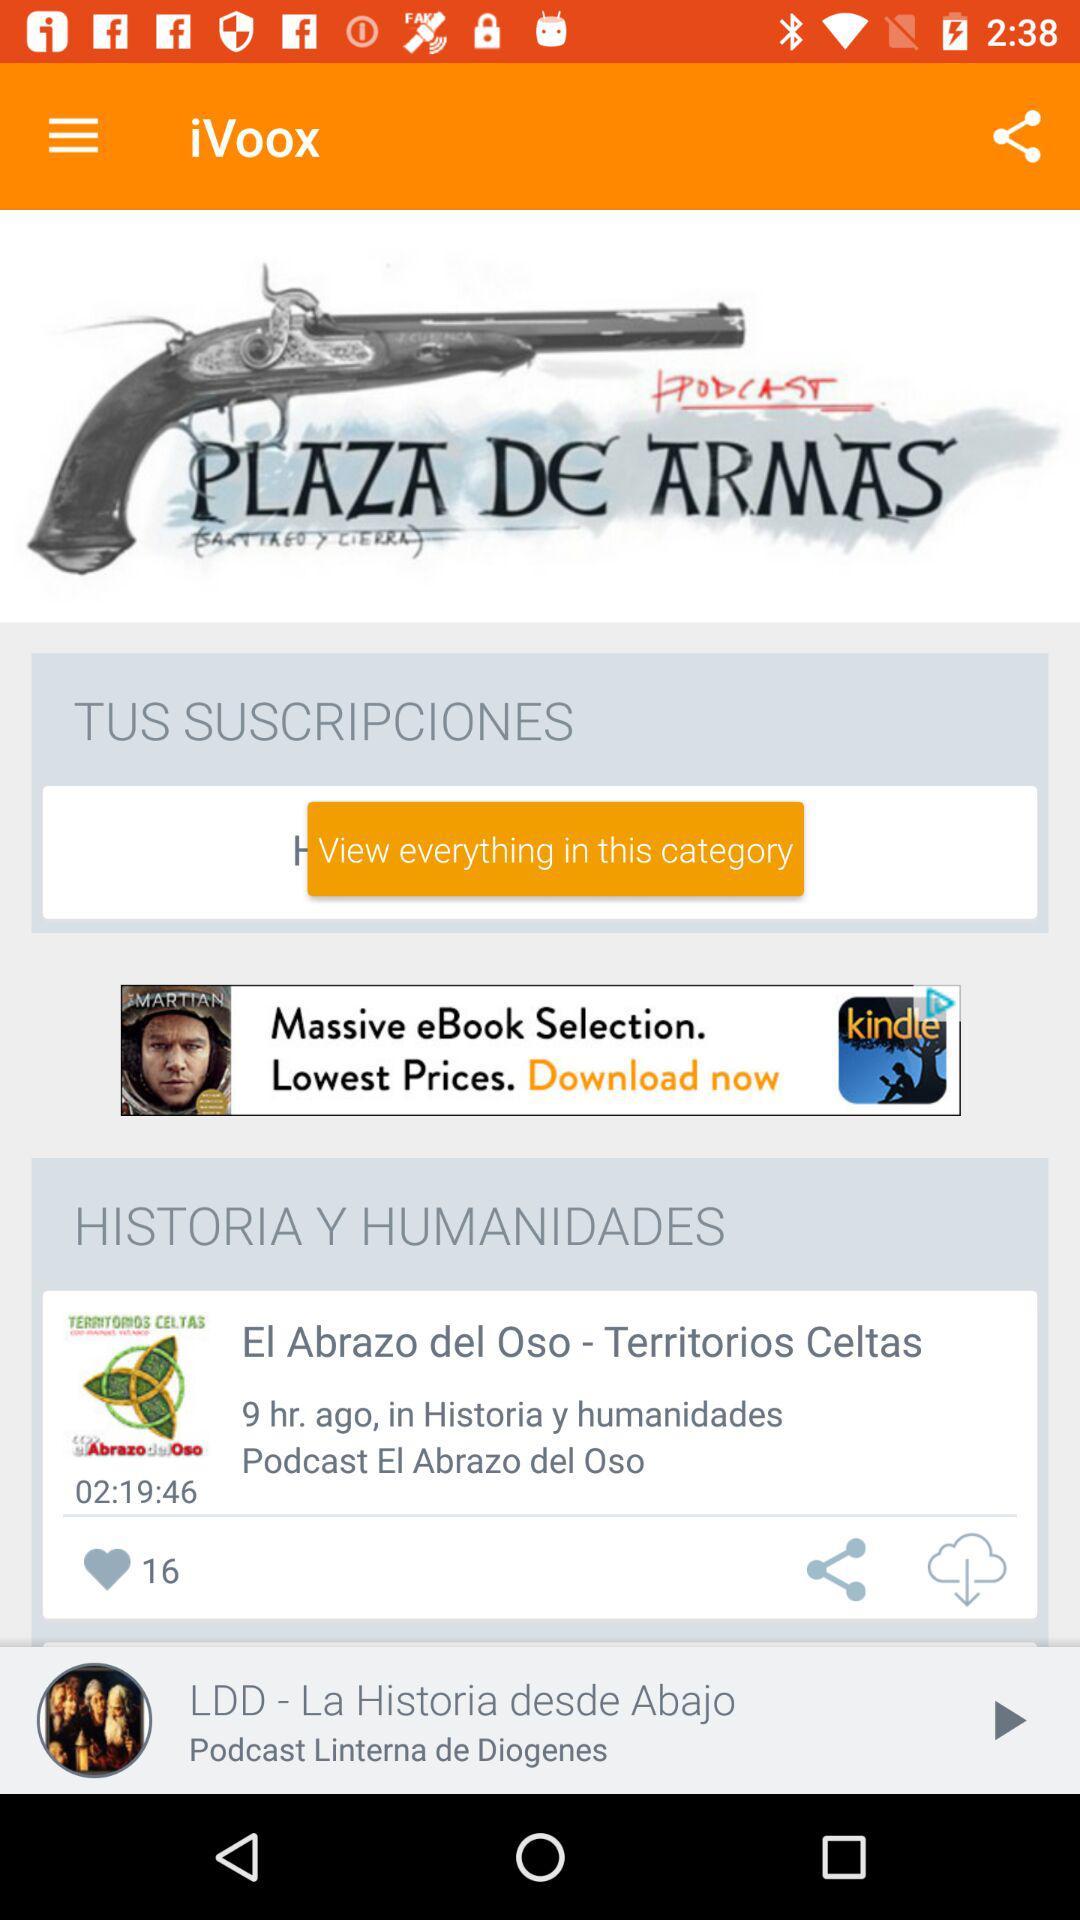 The image size is (1080, 1920). Describe the element at coordinates (841, 1568) in the screenshot. I see `share button` at that location.